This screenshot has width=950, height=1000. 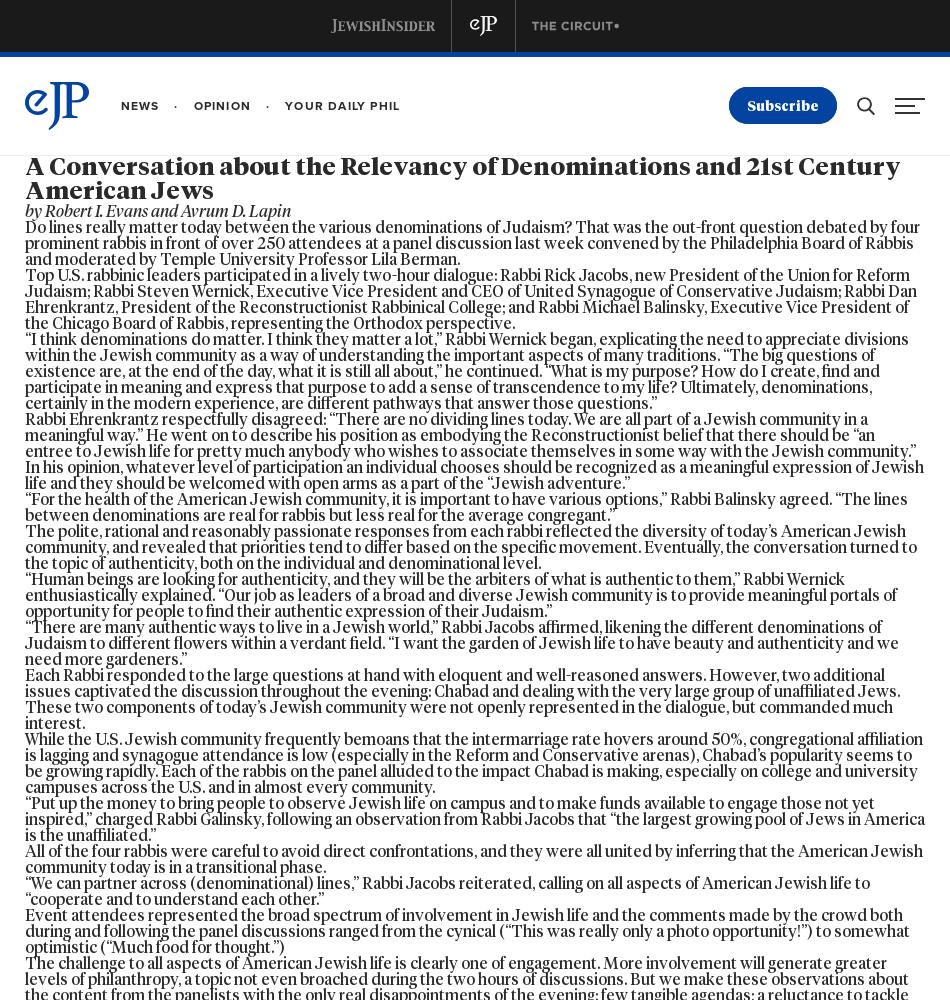 What do you see at coordinates (157, 210) in the screenshot?
I see `'by Robert I. Evans and Avrum D. Lapin'` at bounding box center [157, 210].